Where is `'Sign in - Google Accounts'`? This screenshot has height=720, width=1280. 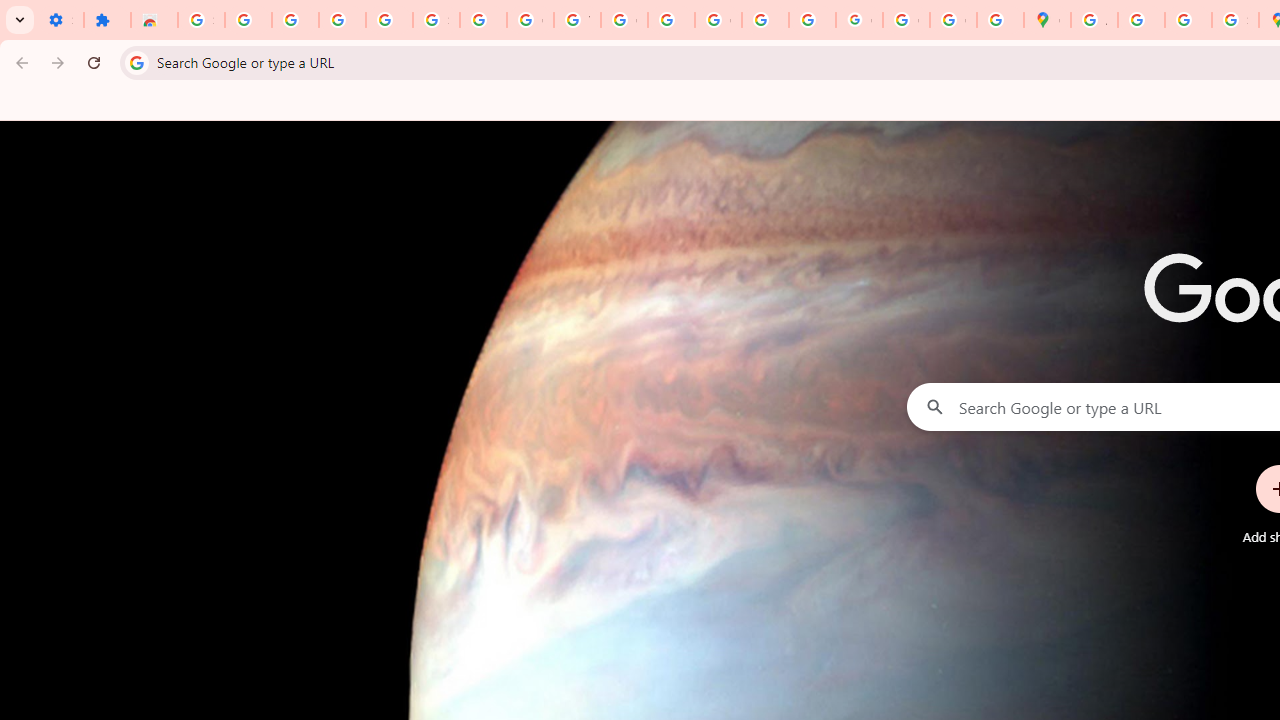 'Sign in - Google Accounts' is located at coordinates (201, 20).